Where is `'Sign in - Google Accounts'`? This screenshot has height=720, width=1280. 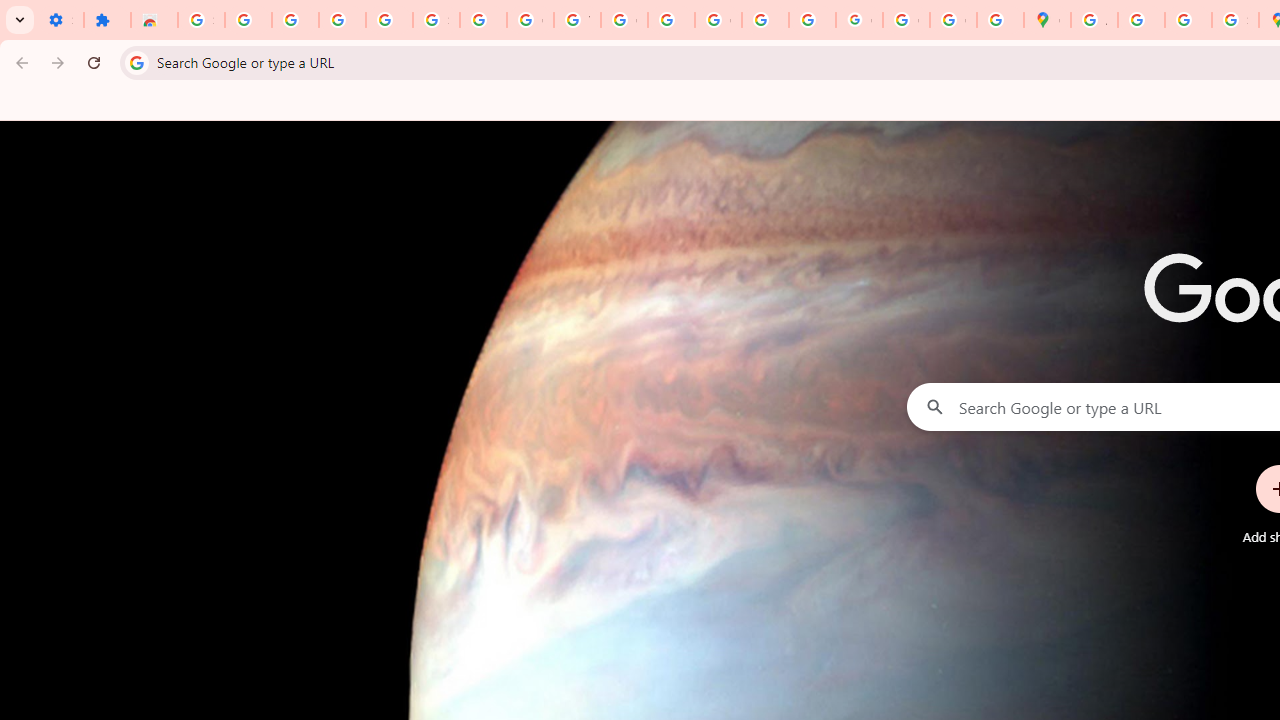 'Sign in - Google Accounts' is located at coordinates (201, 20).